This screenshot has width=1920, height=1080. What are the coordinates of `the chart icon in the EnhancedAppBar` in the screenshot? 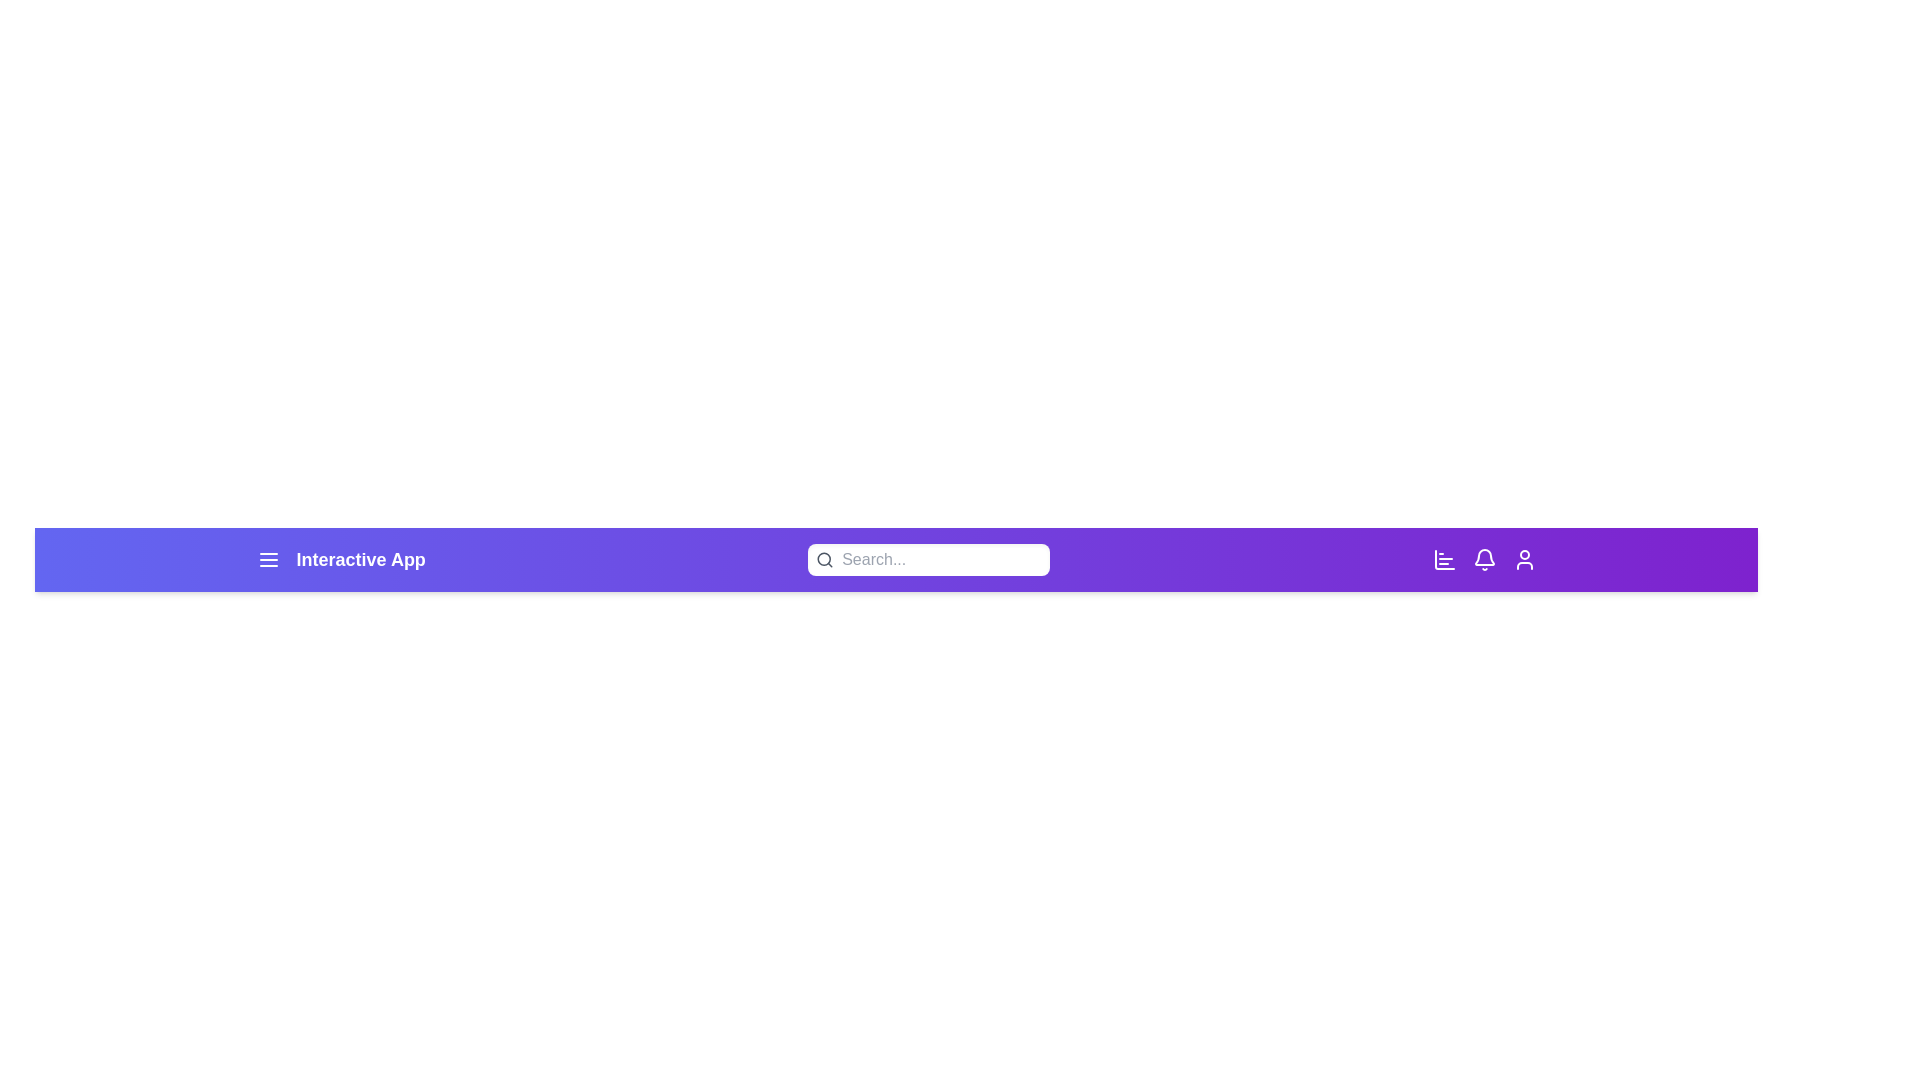 It's located at (1444, 559).